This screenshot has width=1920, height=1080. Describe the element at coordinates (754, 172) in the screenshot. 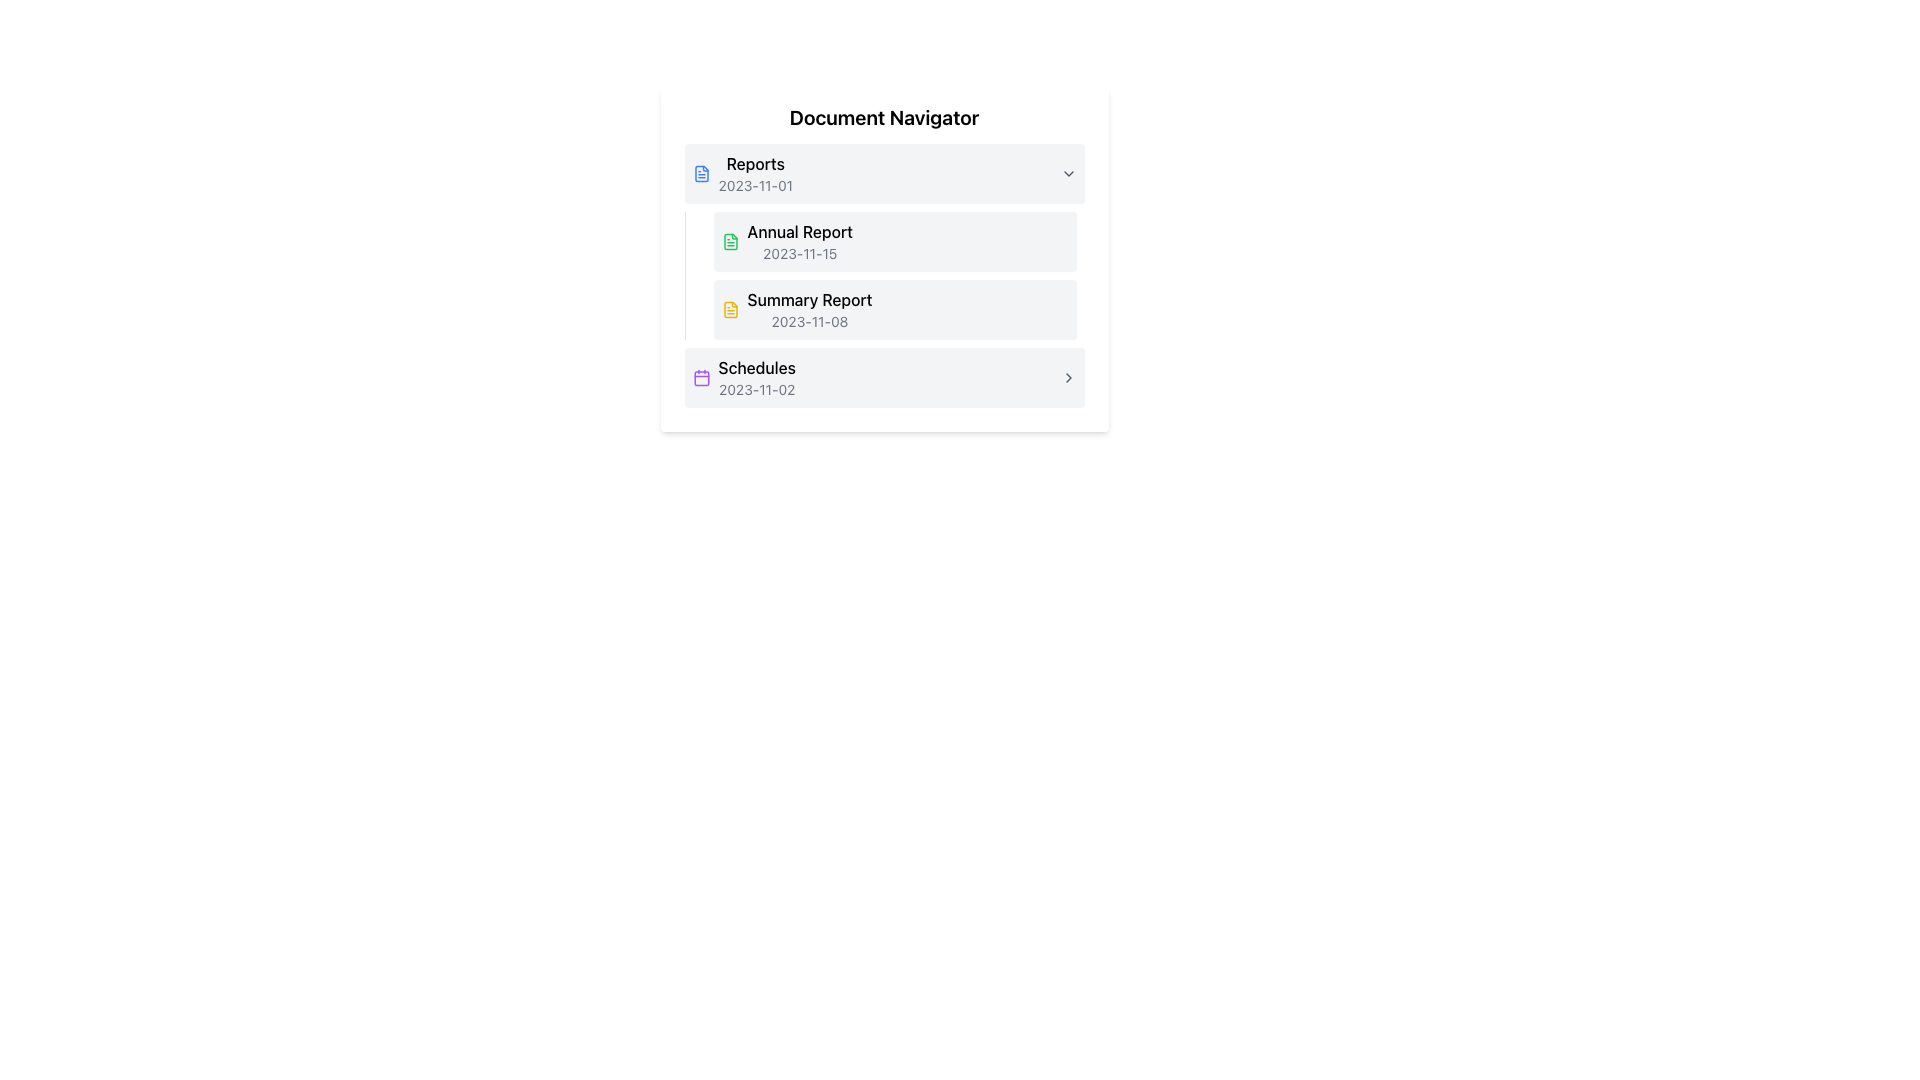

I see `the first List item in the Document Navigator sidebar menu that displays 'Reports' and '2023-11-01'` at that location.